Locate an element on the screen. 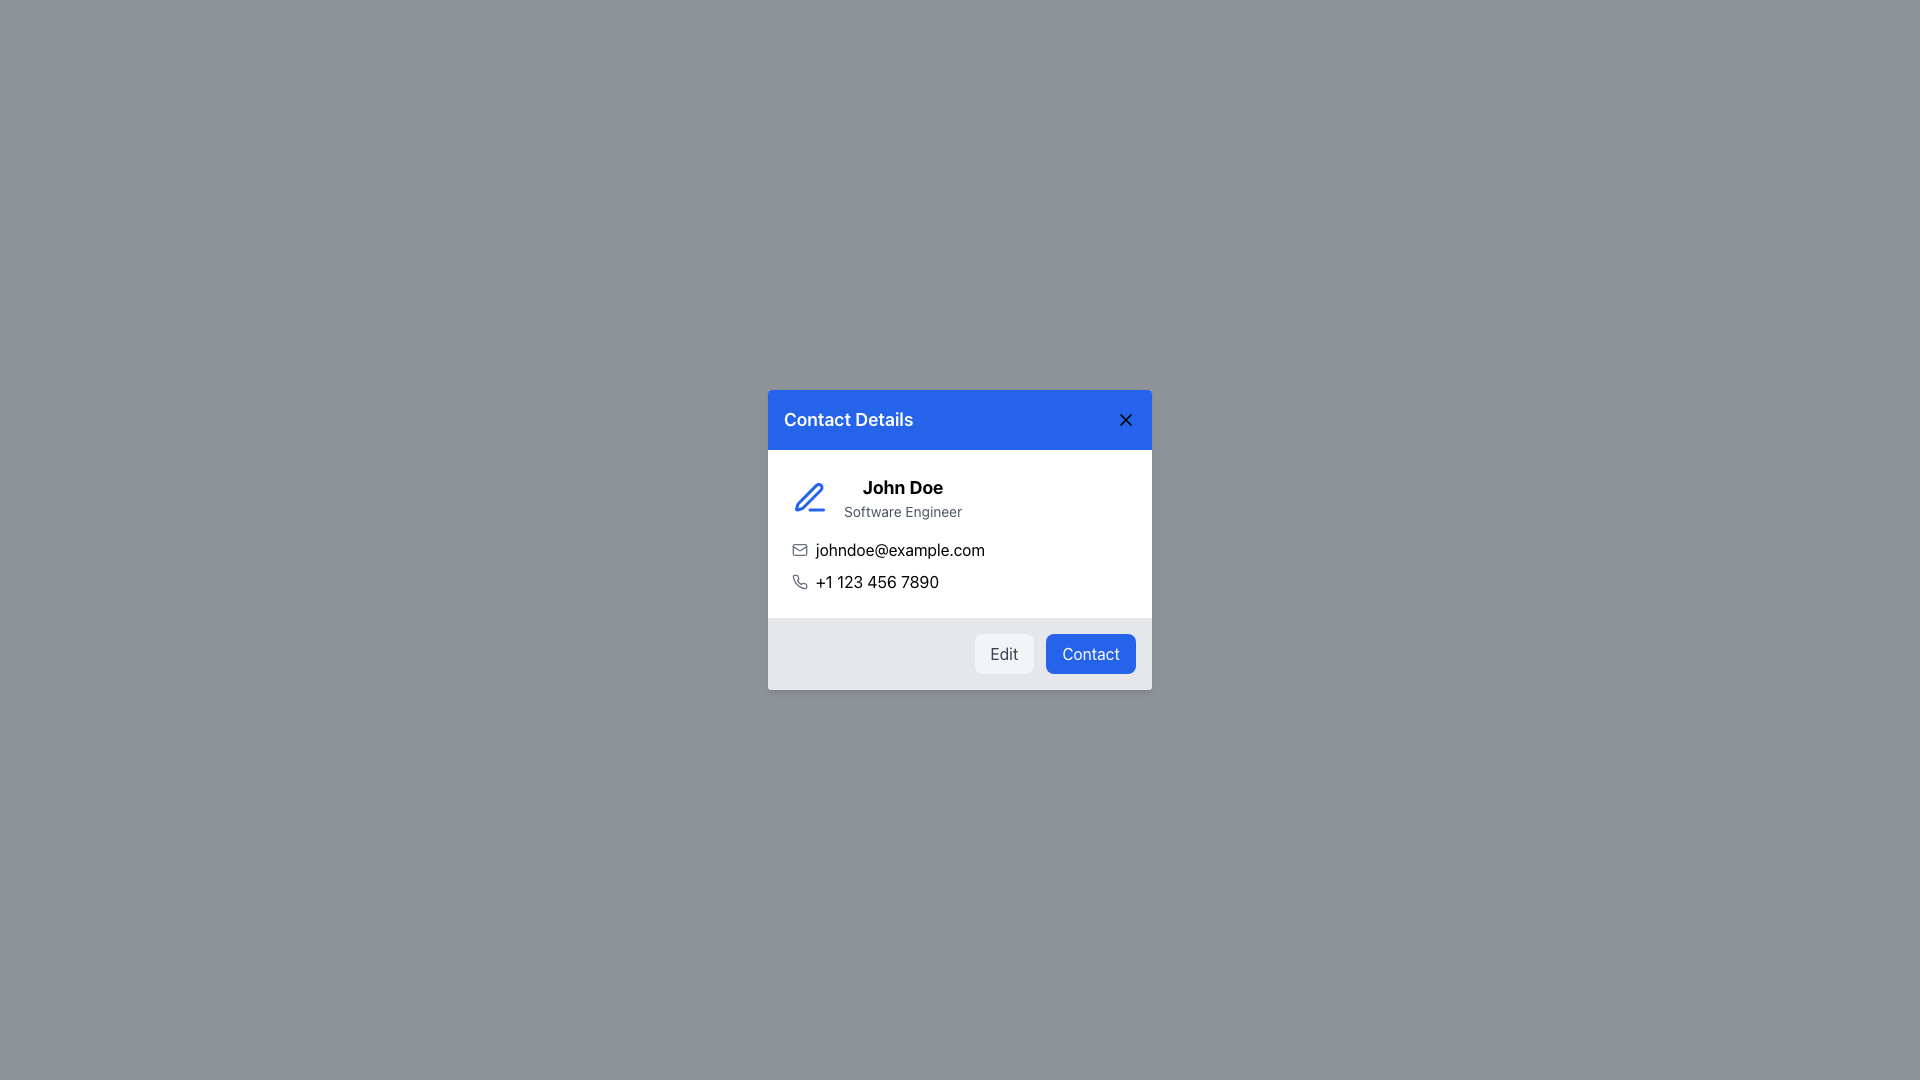 The width and height of the screenshot is (1920, 1080). the icon that visually represents the phone number '+1 123 456 7890', located in the lower right region of the dialog is located at coordinates (800, 582).